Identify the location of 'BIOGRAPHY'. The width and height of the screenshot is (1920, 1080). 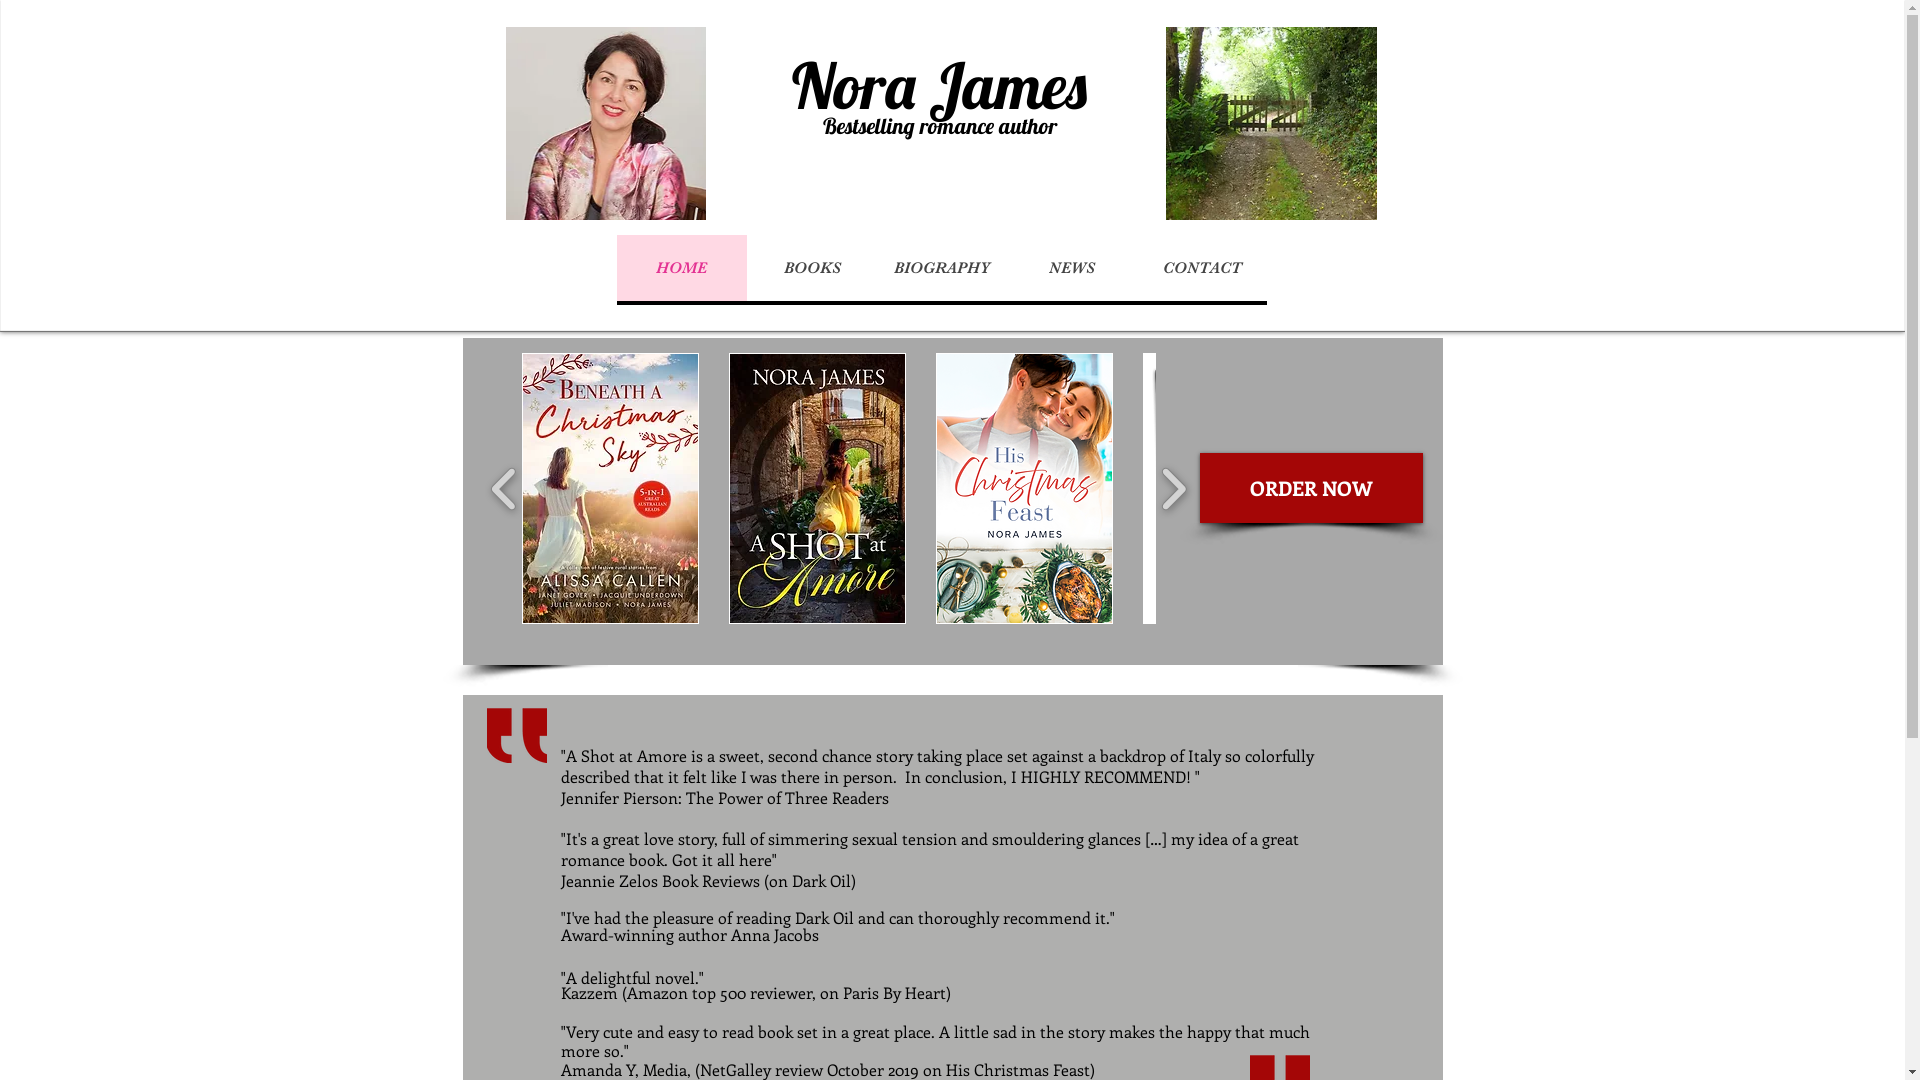
(939, 266).